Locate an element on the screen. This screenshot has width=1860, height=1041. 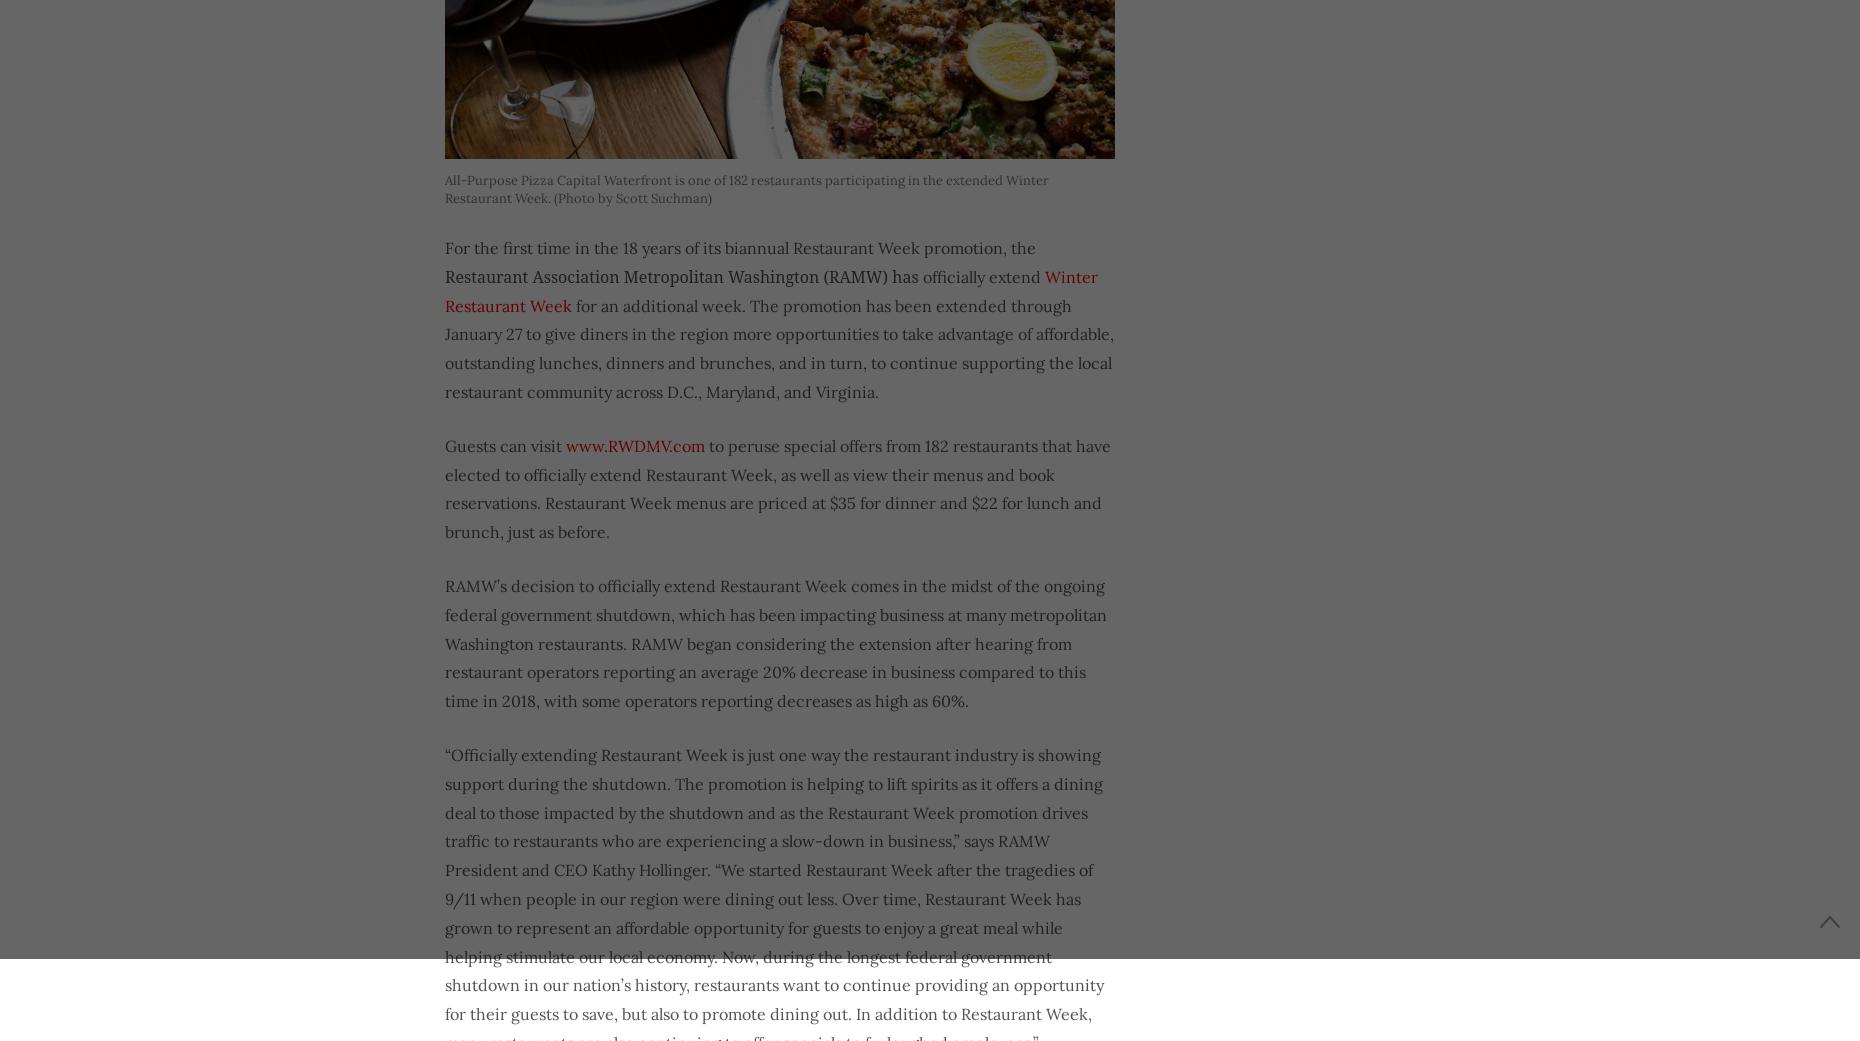
'All-Purpose Pizza Capital Waterfront is one of 182 restaurants participating in the extended Winter Restaurant Week. (Photo by Scott Suchman)' is located at coordinates (746, 189).